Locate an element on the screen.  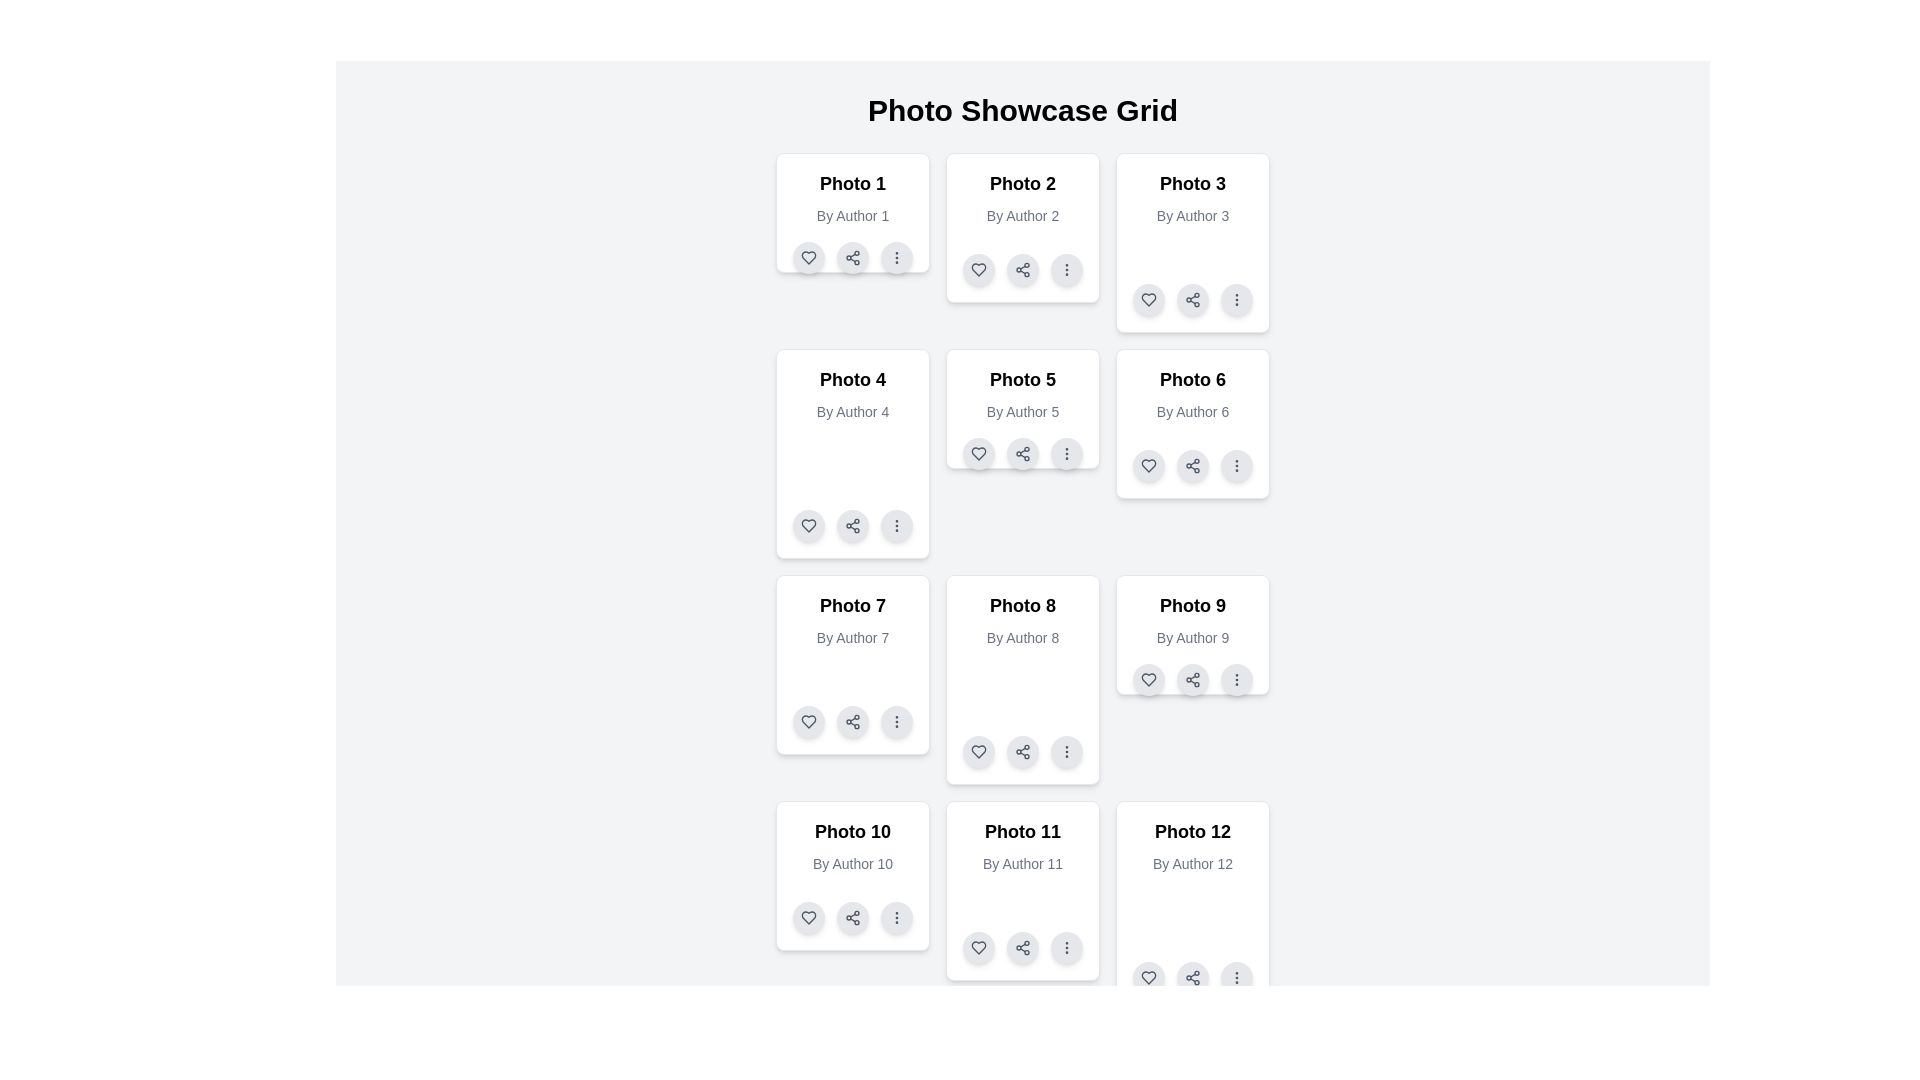
the heart-shaped icon button located in the third photo card of the photo showcase grid to indicate preference is located at coordinates (1148, 300).